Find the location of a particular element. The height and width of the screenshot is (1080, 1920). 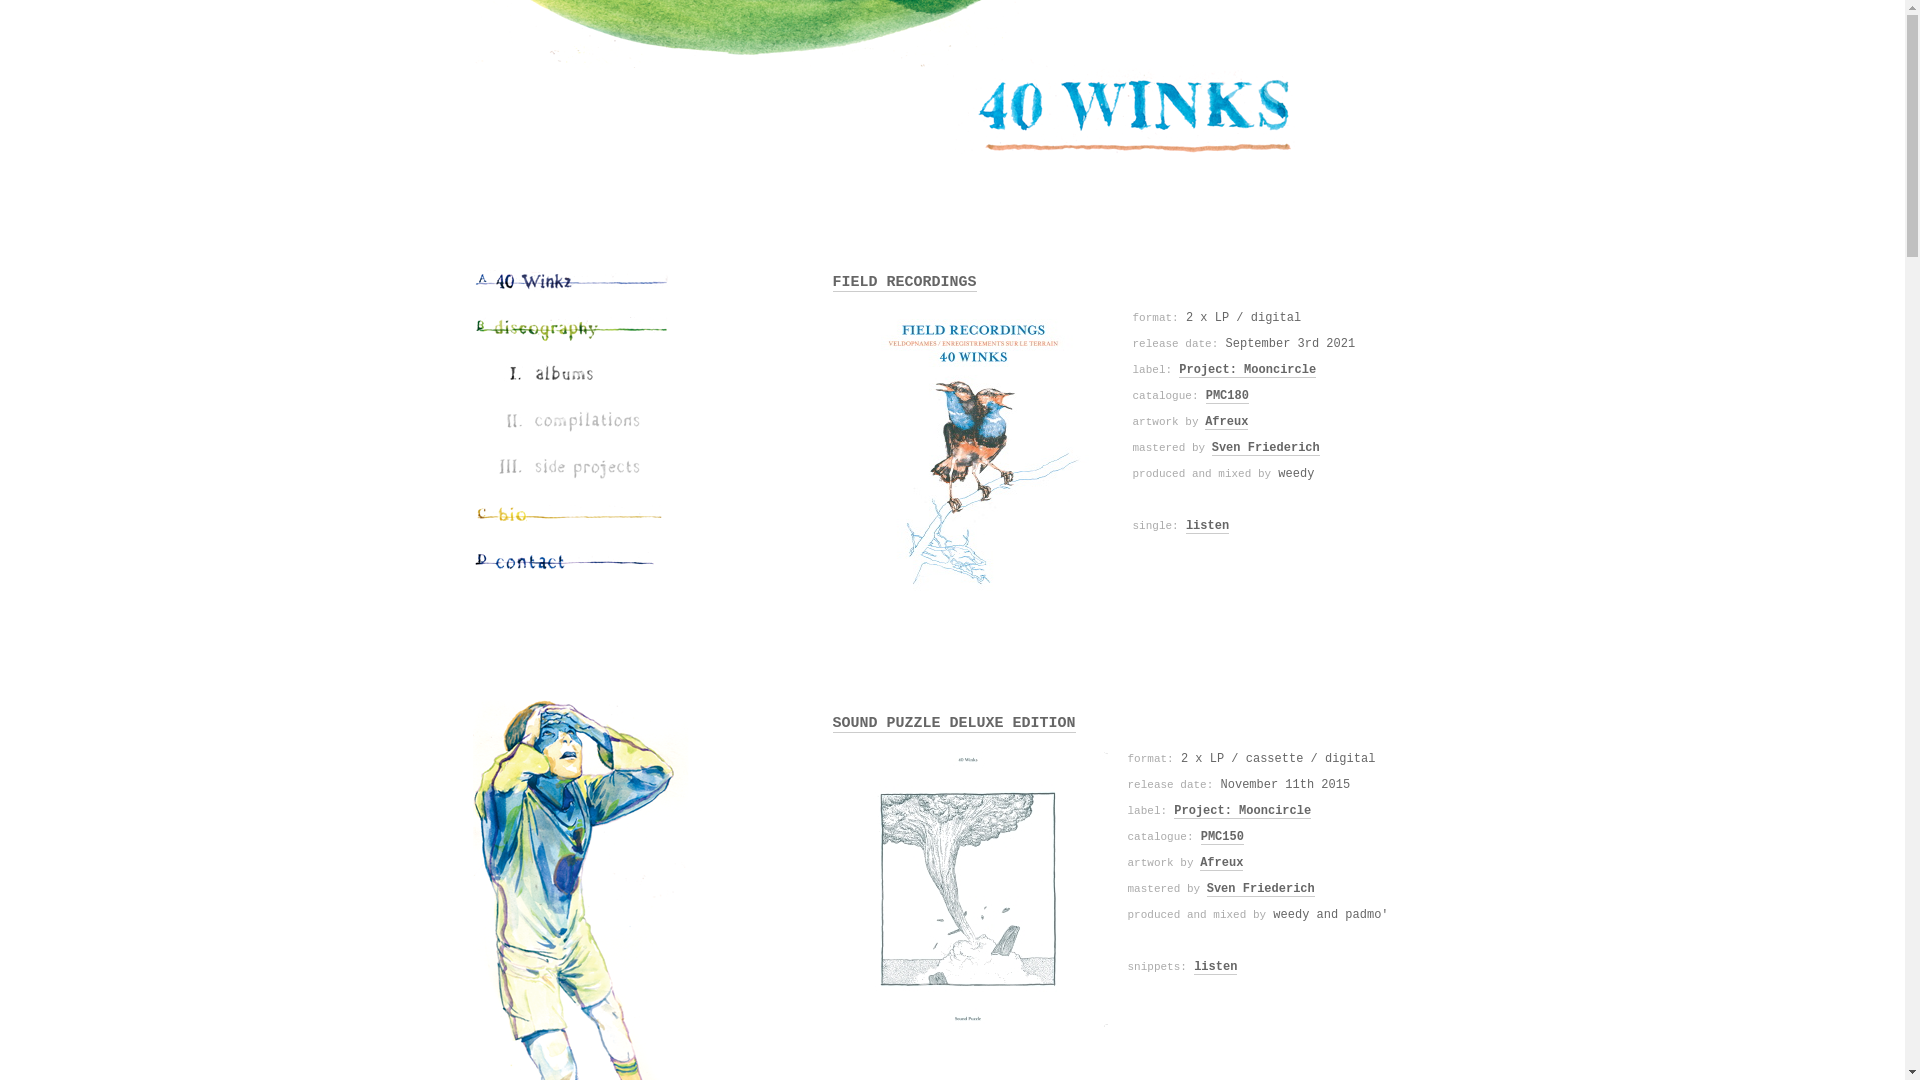

'listen' is located at coordinates (1206, 525).